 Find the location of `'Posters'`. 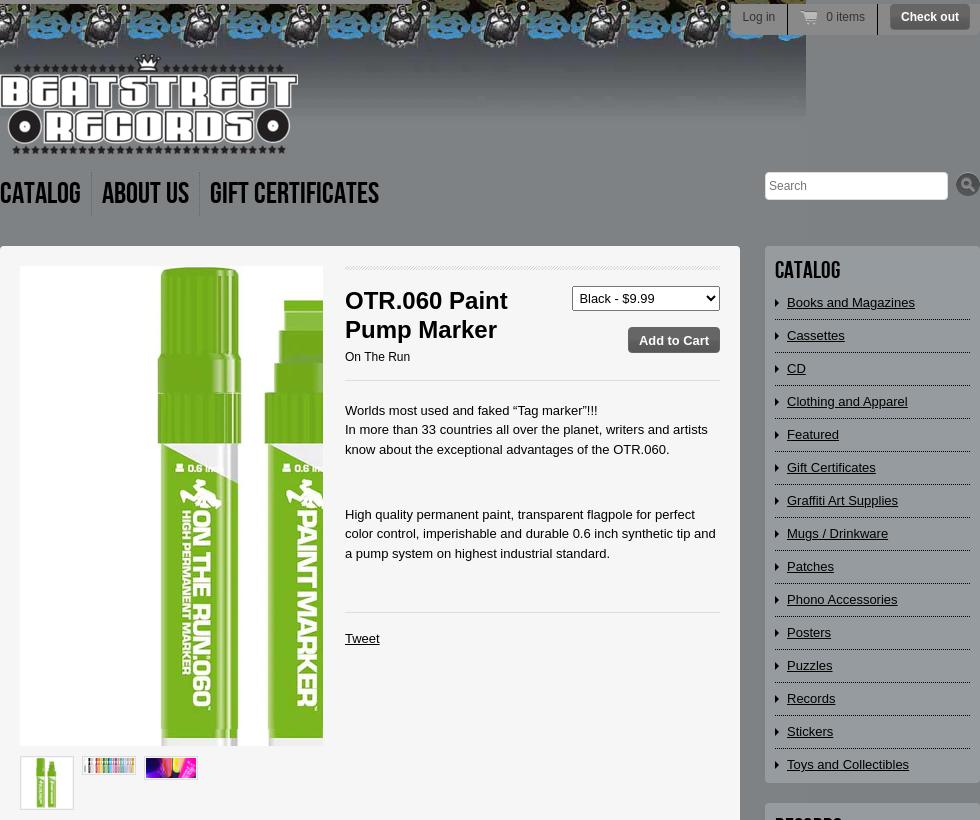

'Posters' is located at coordinates (808, 631).